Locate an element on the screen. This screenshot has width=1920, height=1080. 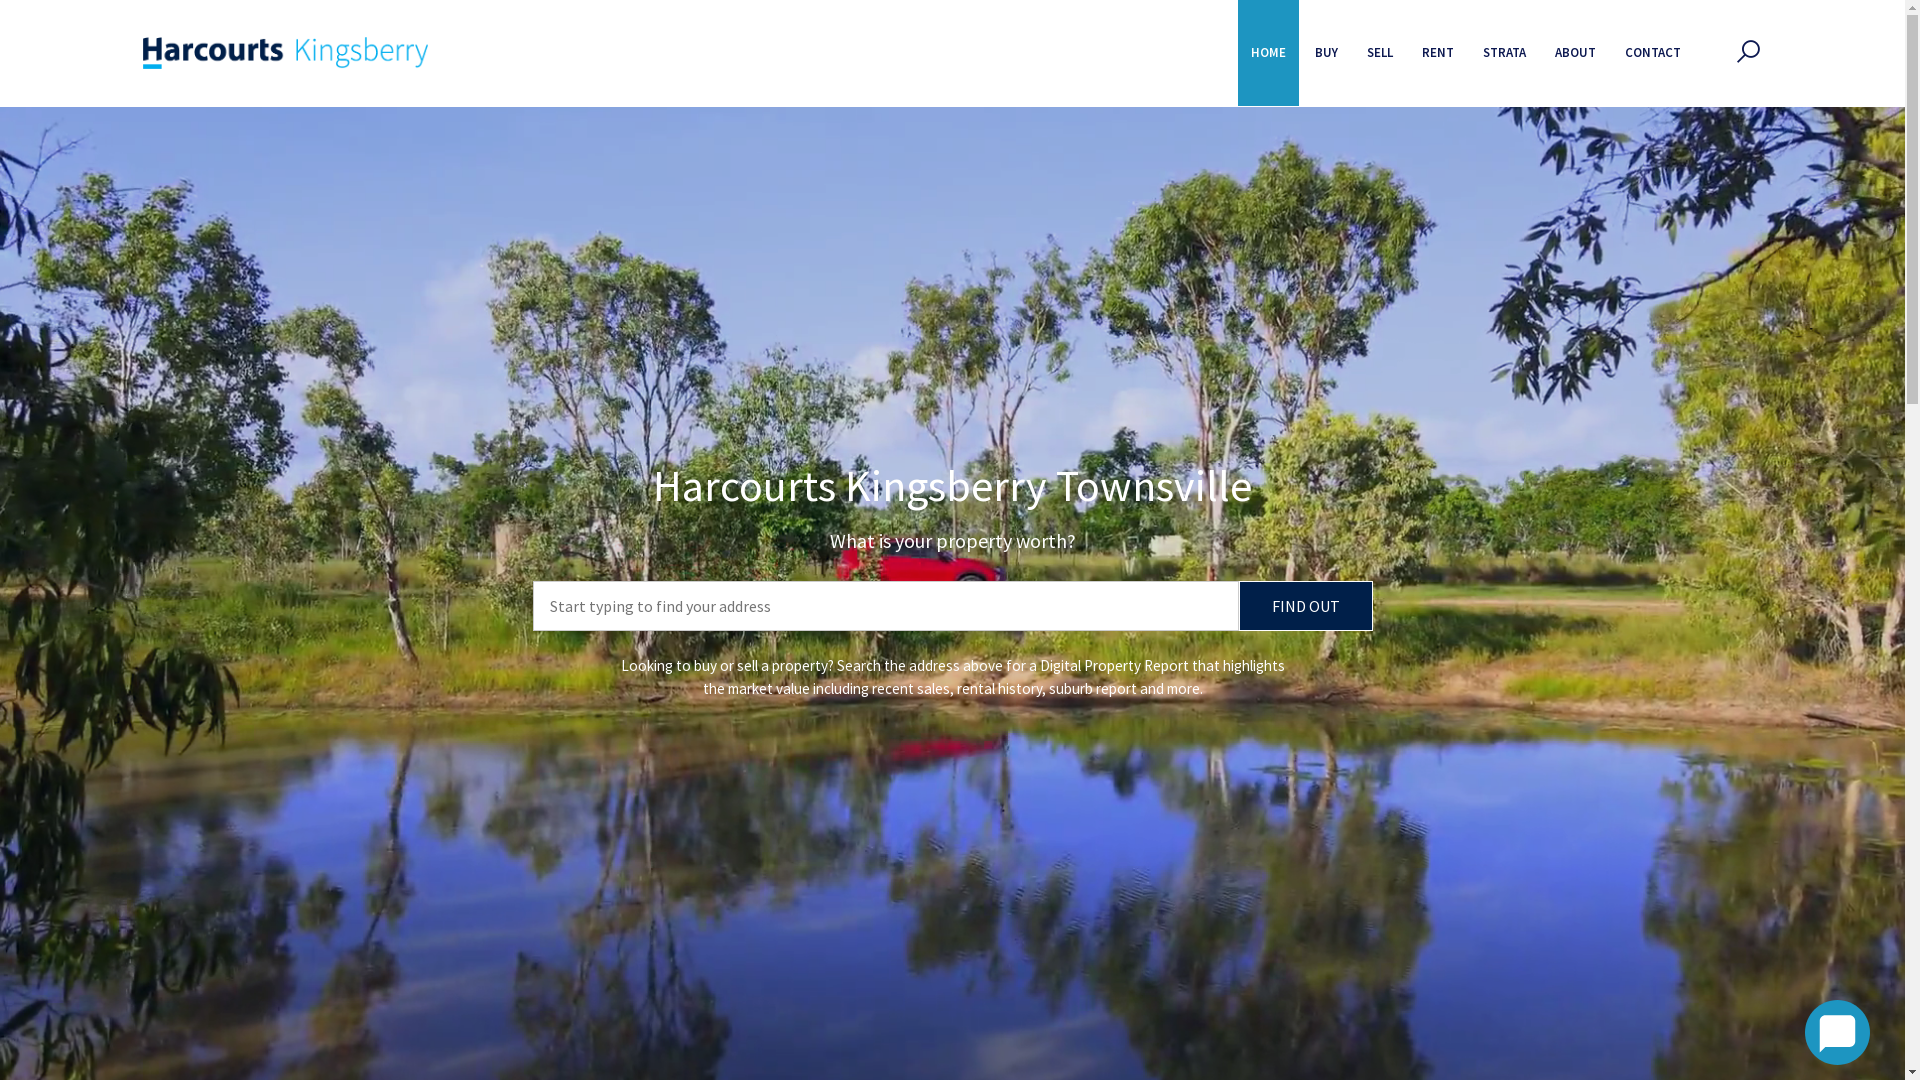
'Search' is located at coordinates (1256, 175).